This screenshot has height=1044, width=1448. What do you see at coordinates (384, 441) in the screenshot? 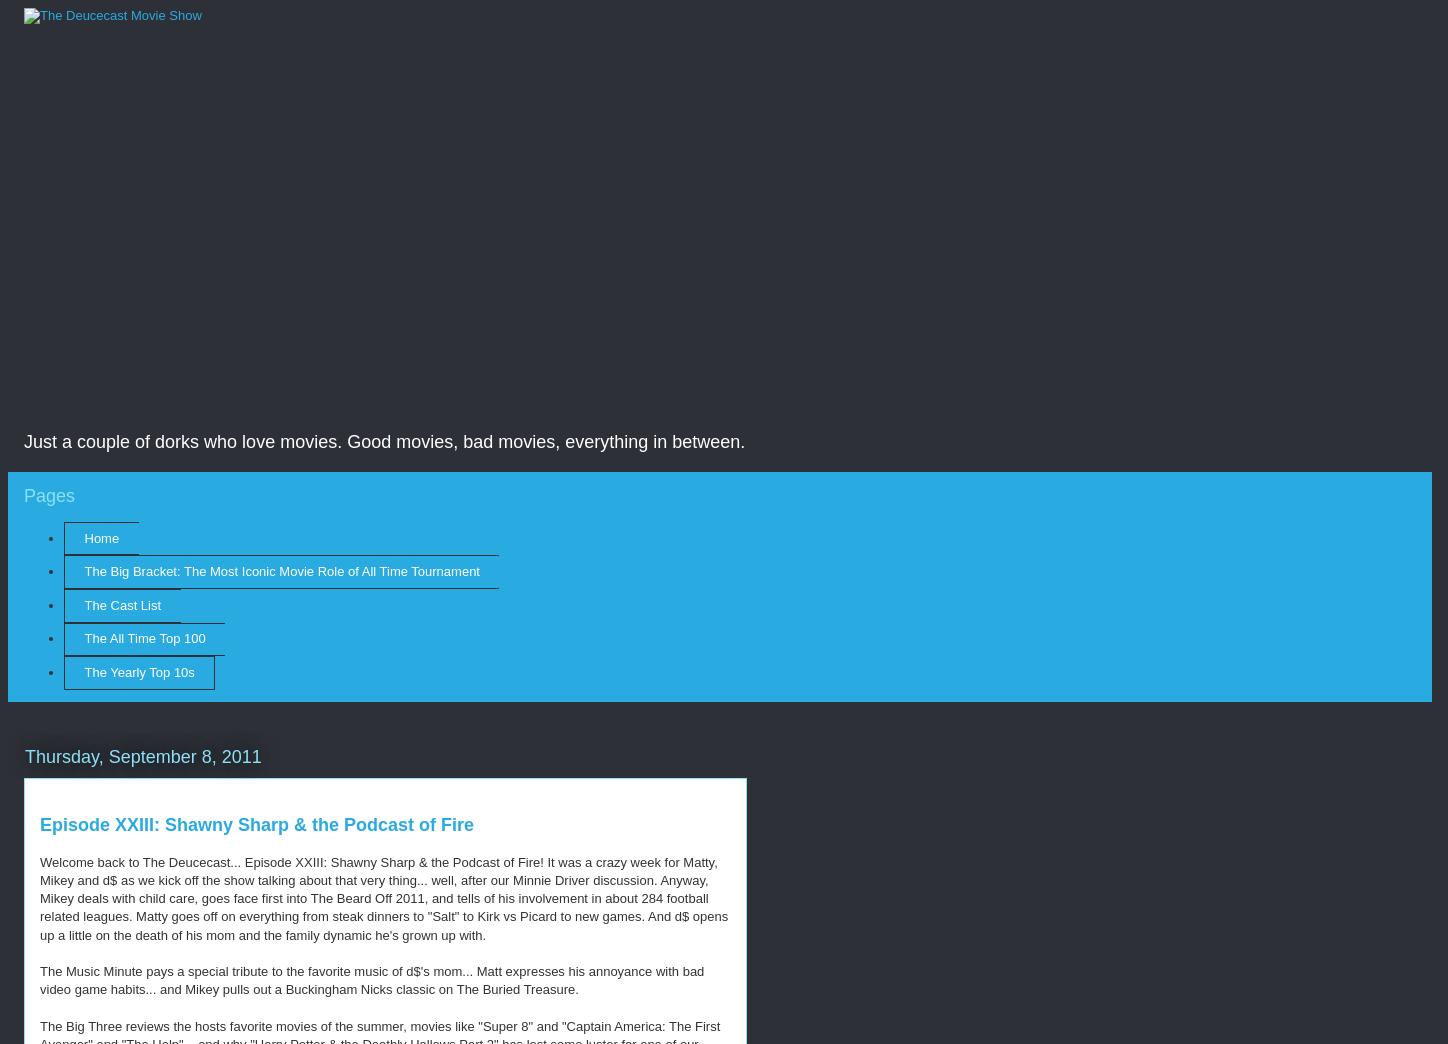
I see `'Just a couple of dorks who love movies. Good movies, bad movies, everything in between.'` at bounding box center [384, 441].